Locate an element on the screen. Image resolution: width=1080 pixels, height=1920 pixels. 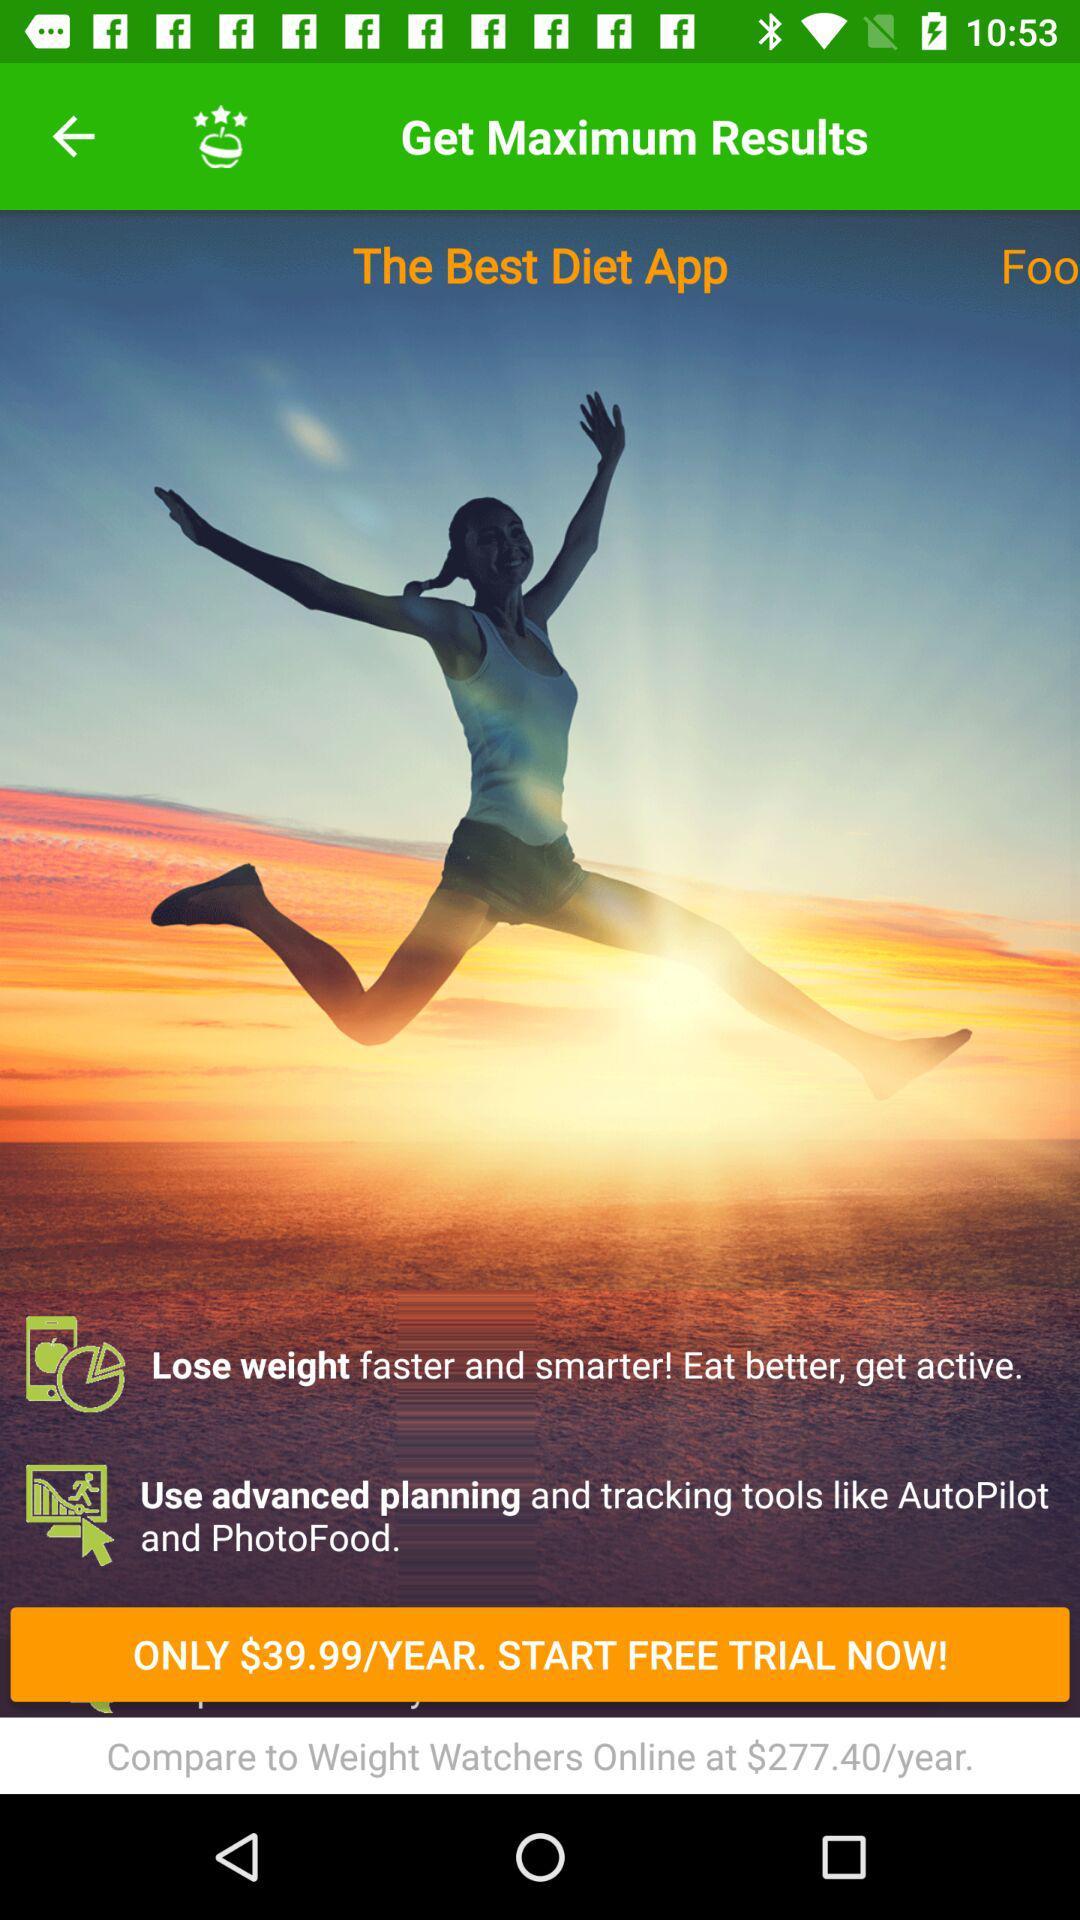
item above use advanced planning is located at coordinates (540, 1363).